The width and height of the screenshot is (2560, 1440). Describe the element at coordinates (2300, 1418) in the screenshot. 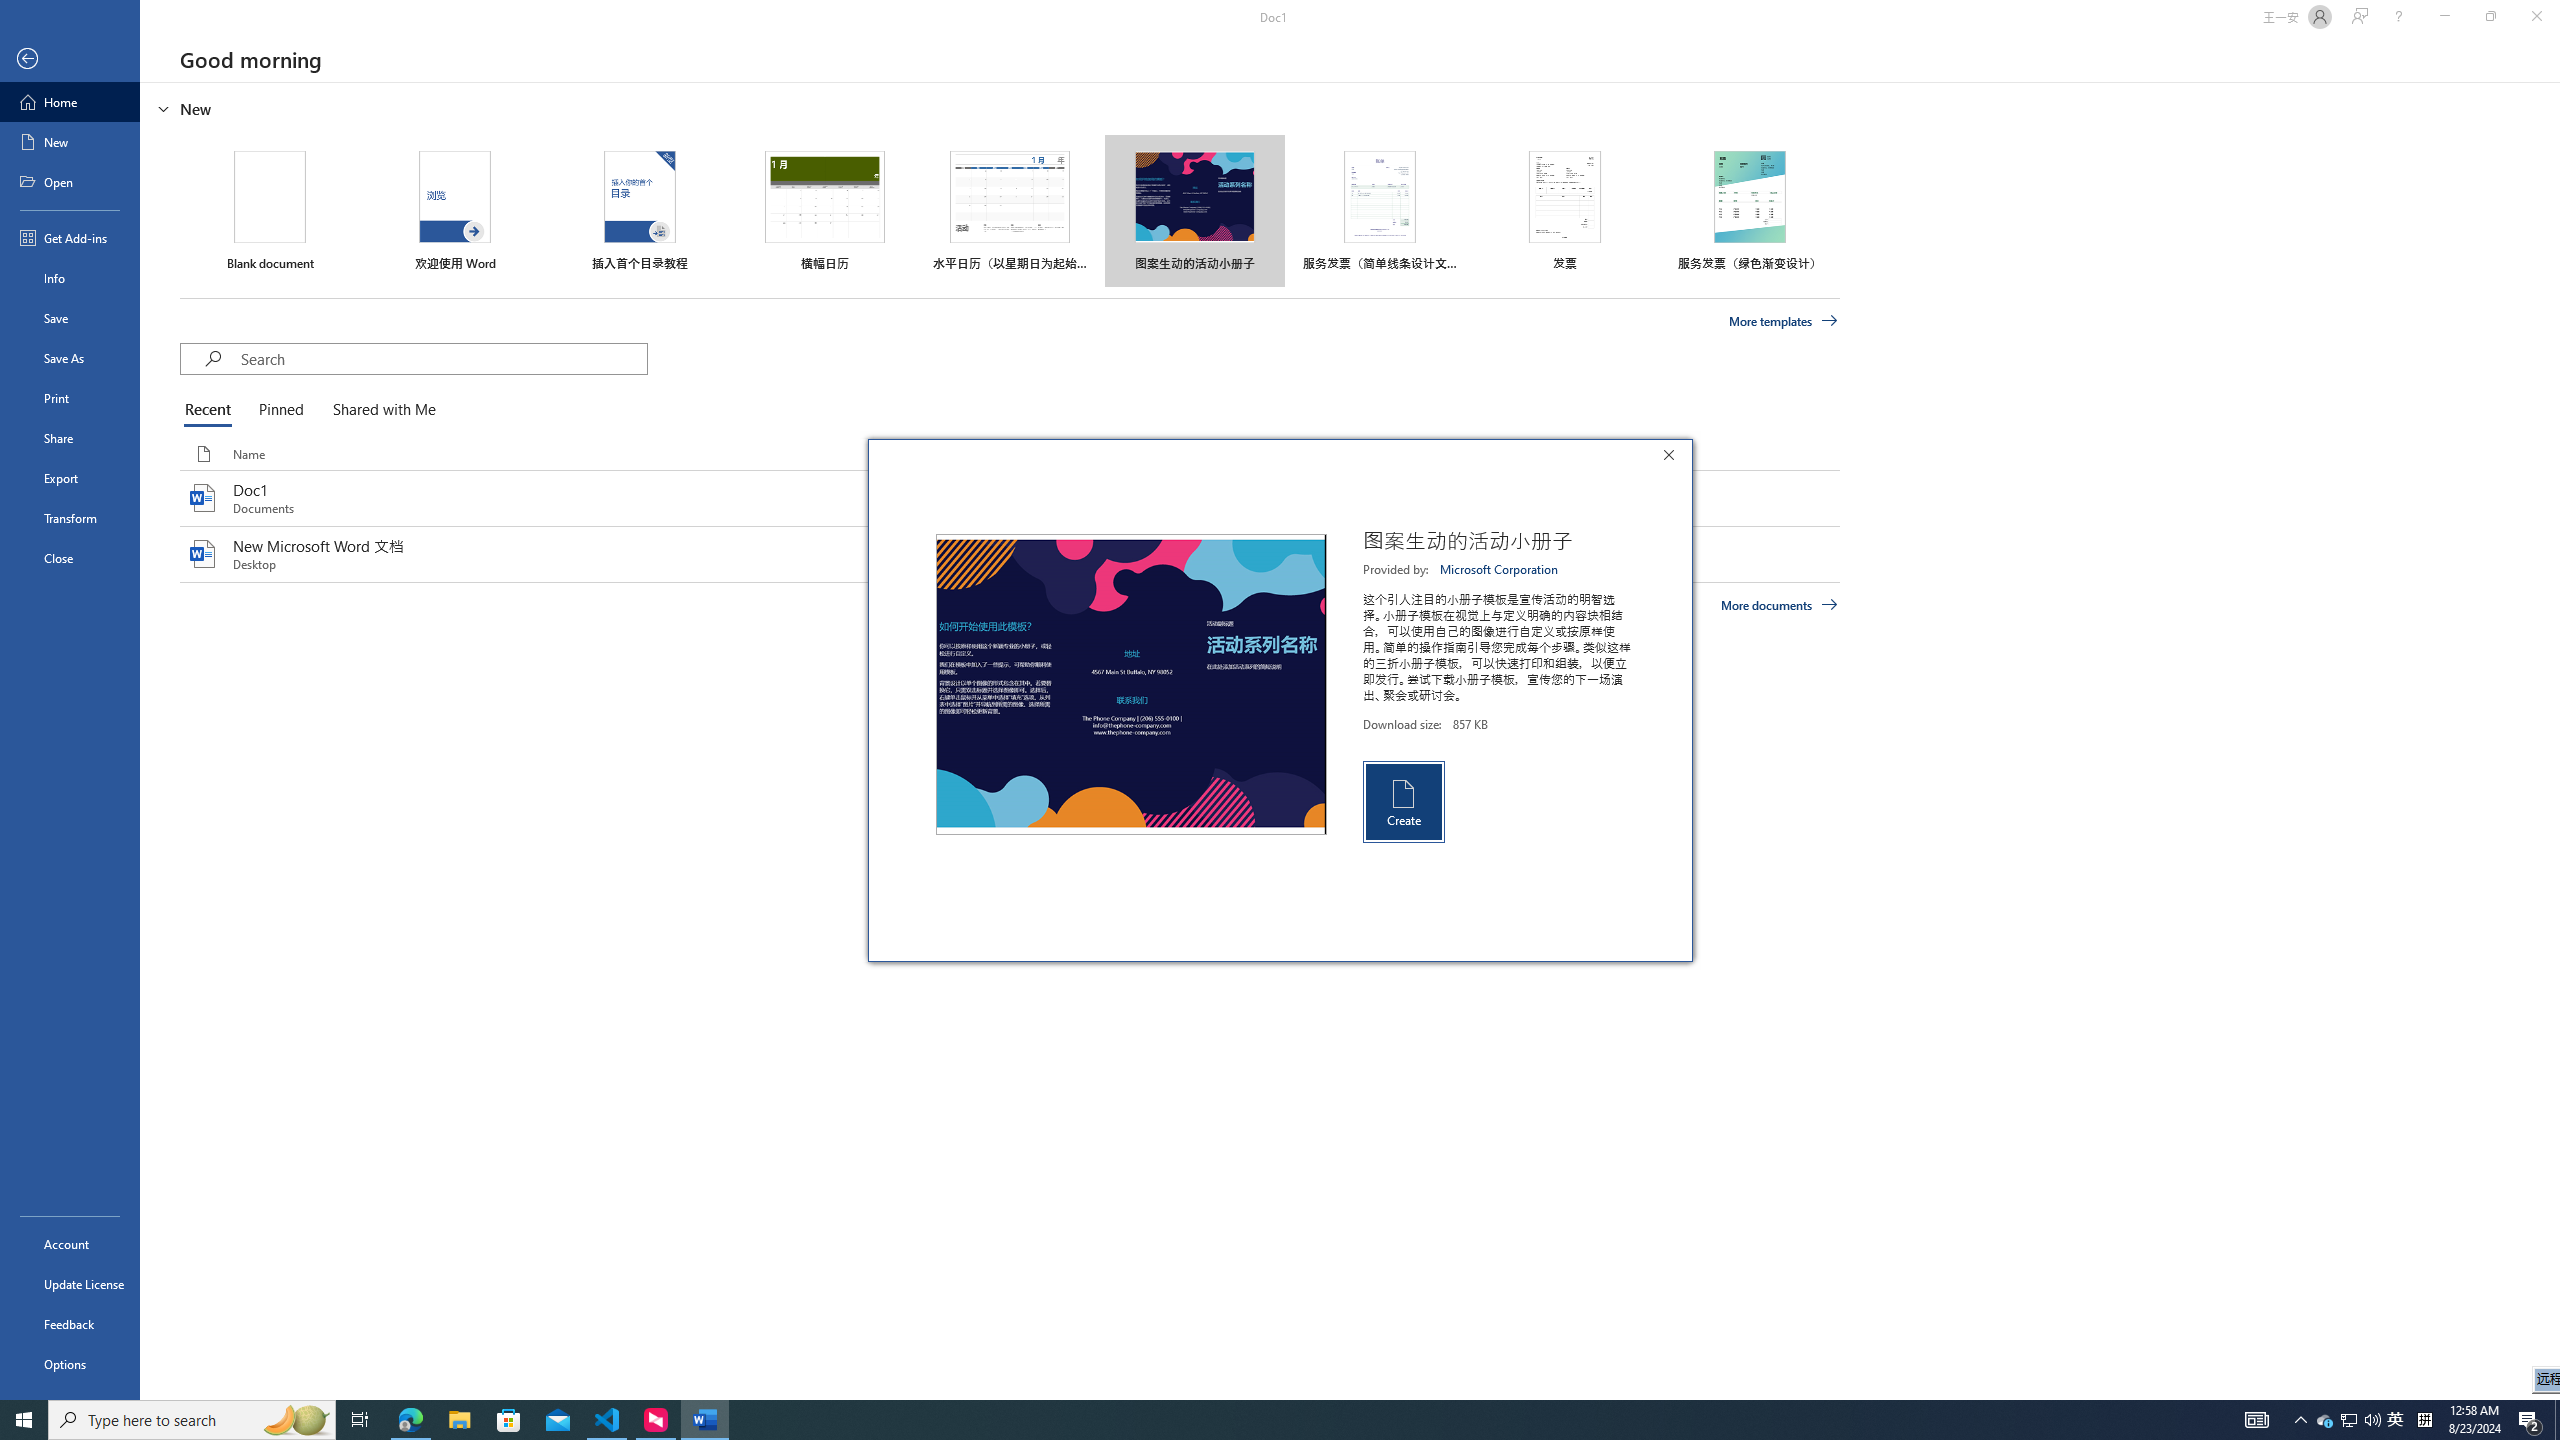

I see `'Notification Chevron'` at that location.